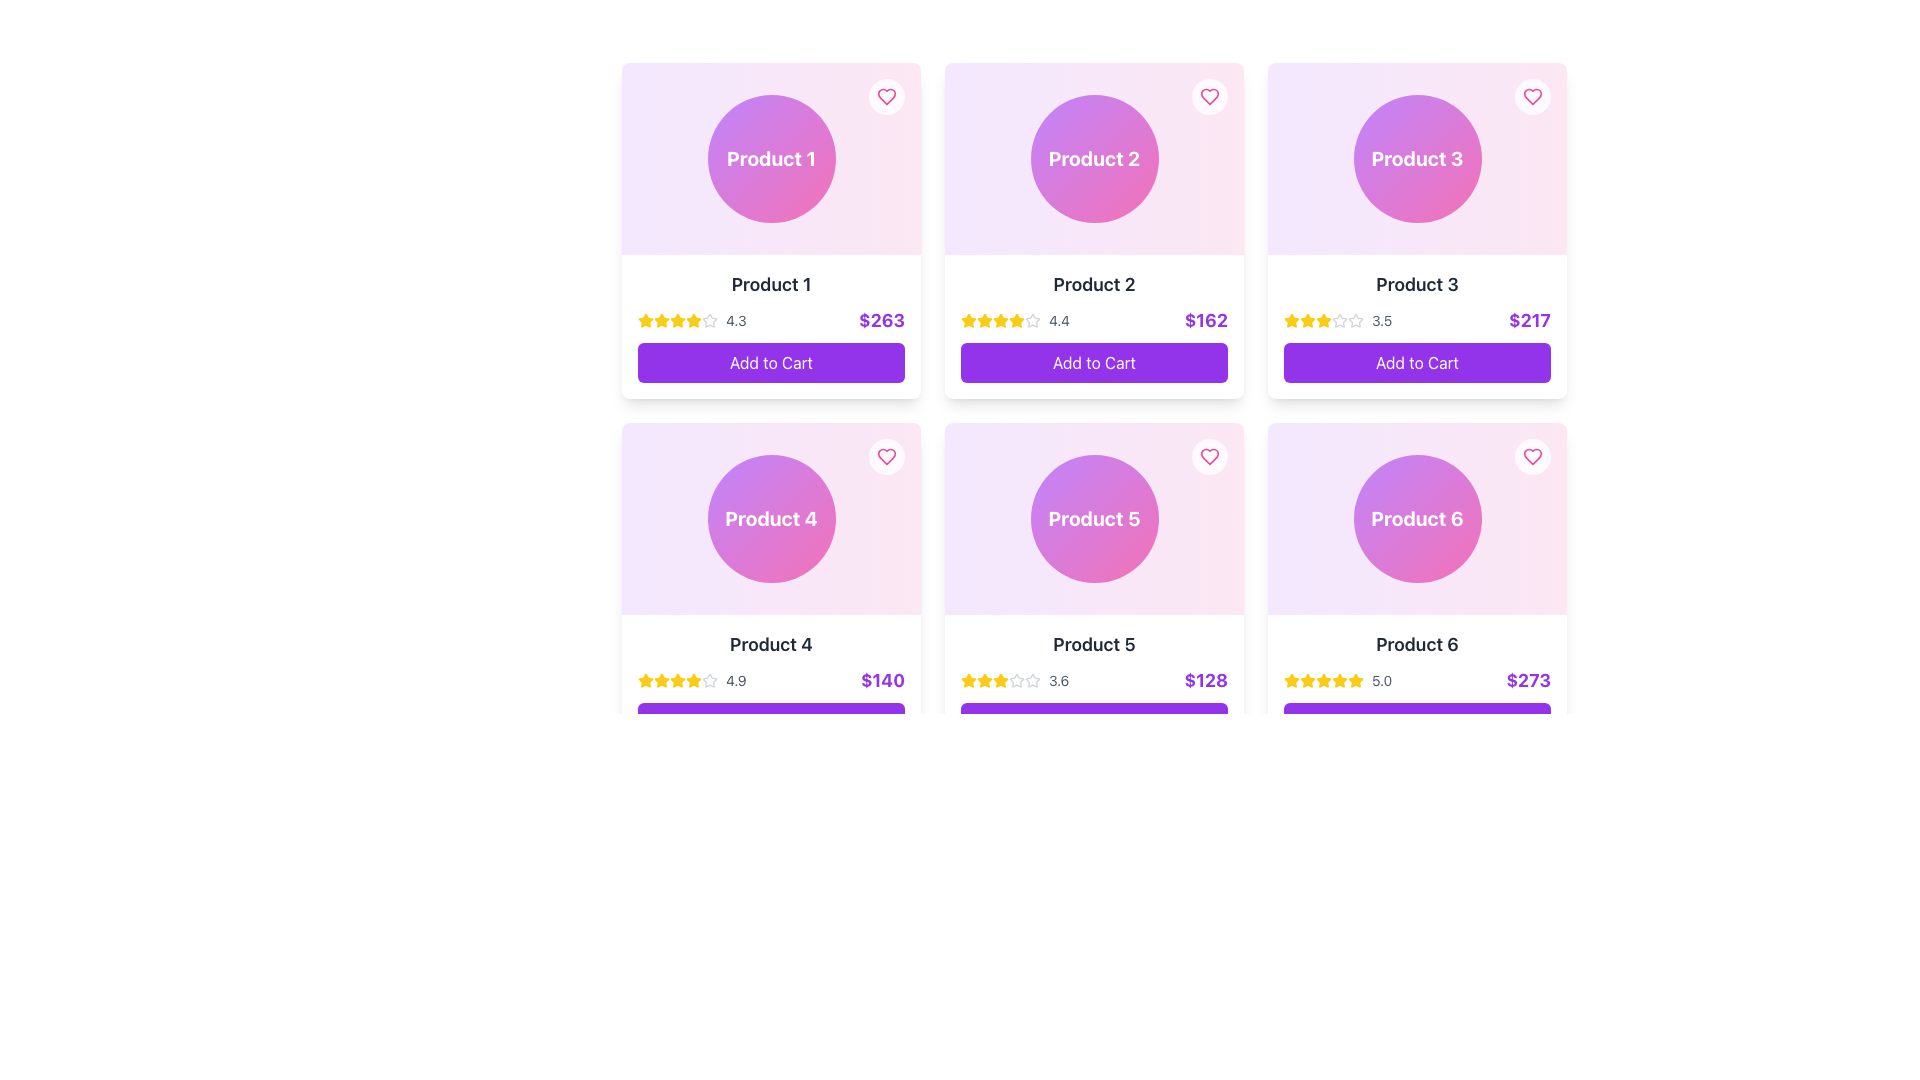 Image resolution: width=1920 pixels, height=1080 pixels. I want to click on the image element displaying 'Product 2' located in the center of the second card in the top row of a 3x2 grid layout, so click(1093, 157).